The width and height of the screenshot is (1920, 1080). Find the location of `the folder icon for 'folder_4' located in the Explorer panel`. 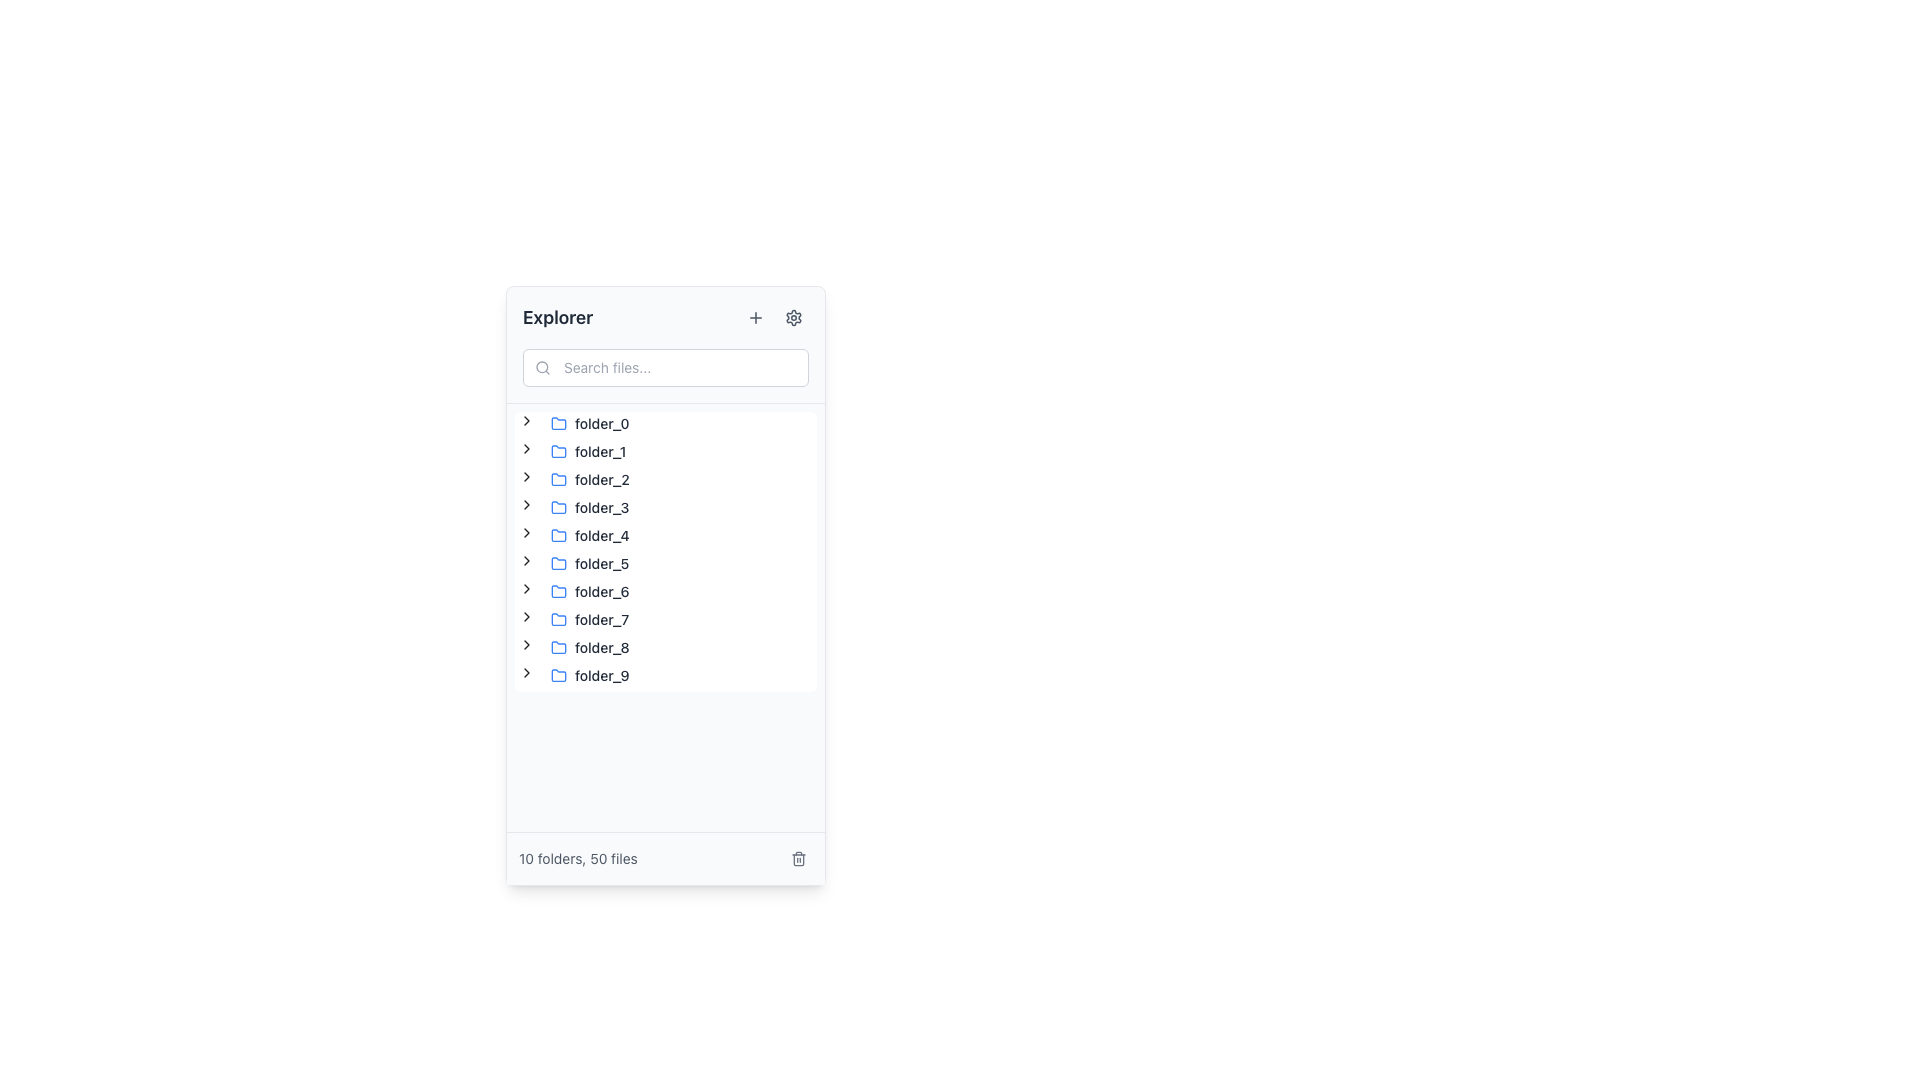

the folder icon for 'folder_4' located in the Explorer panel is located at coordinates (558, 535).